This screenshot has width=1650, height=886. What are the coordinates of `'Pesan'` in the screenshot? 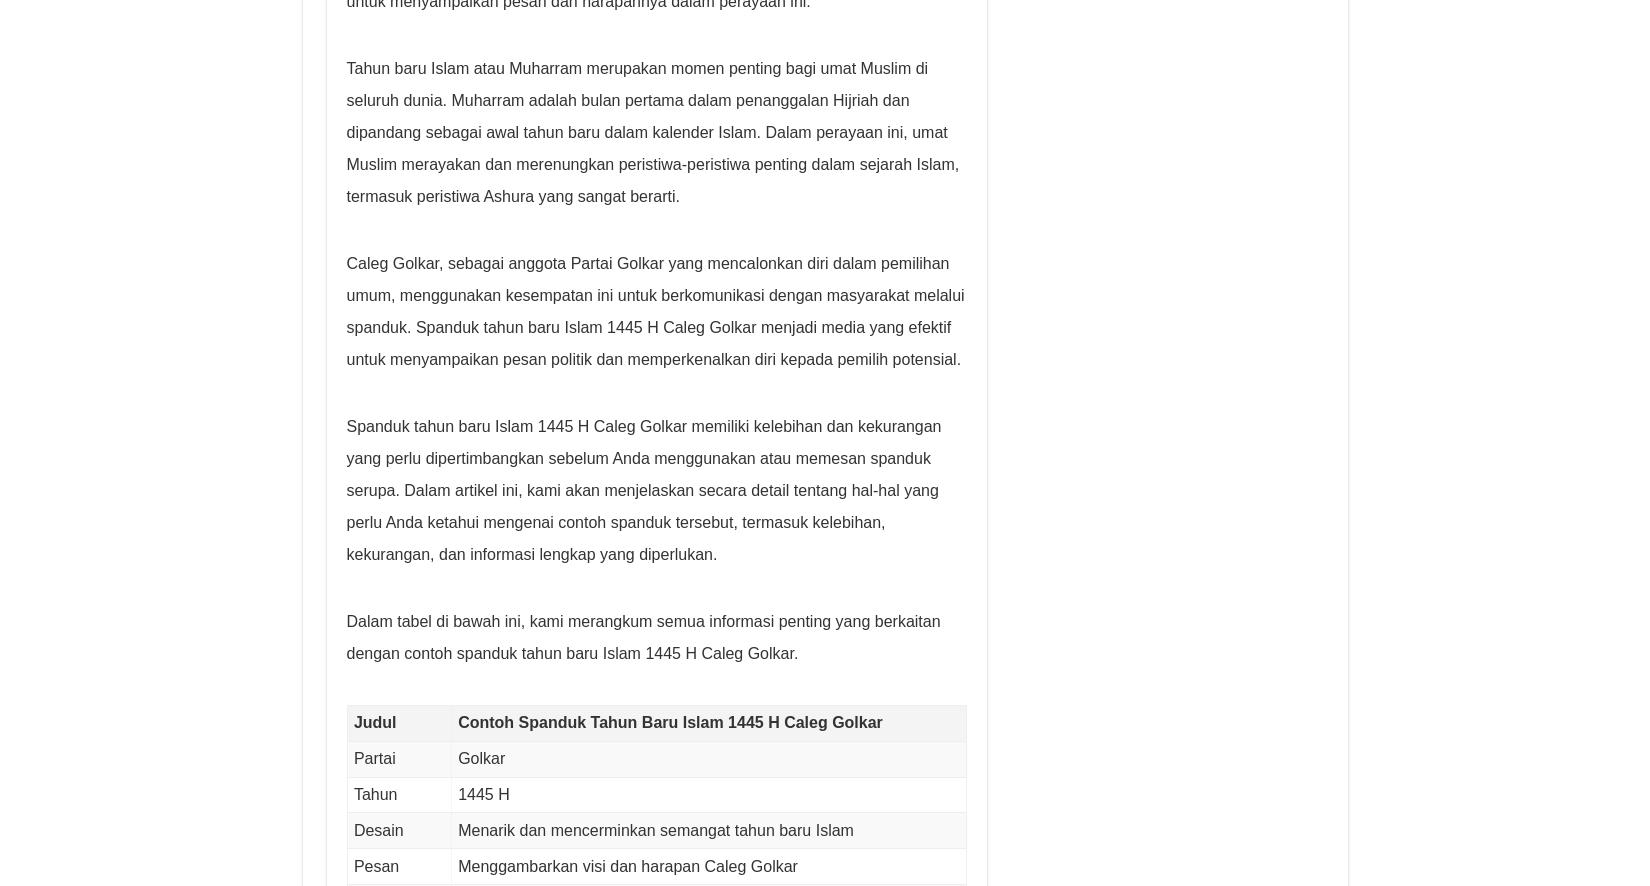 It's located at (376, 864).